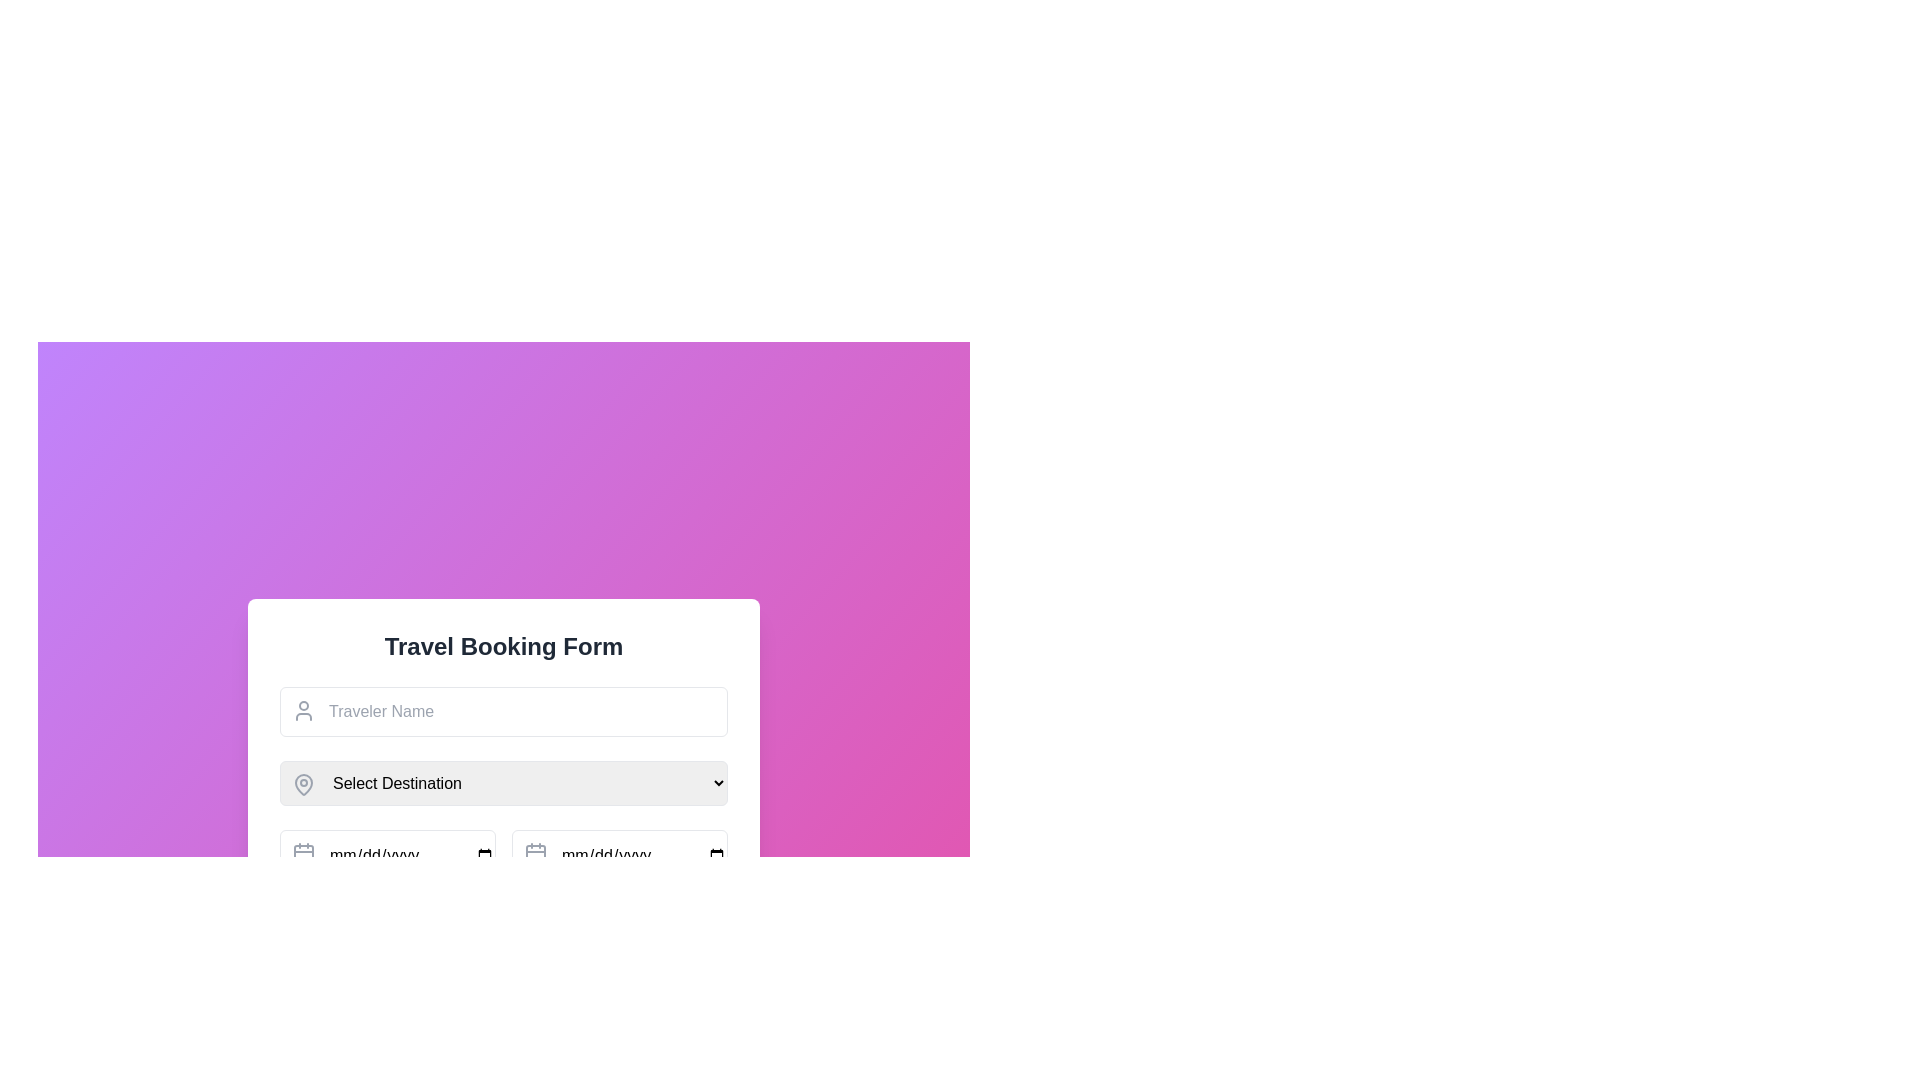 The image size is (1920, 1080). What do you see at coordinates (388, 855) in the screenshot?
I see `the Date Input Field located below the 'Select Destination' dropdown` at bounding box center [388, 855].